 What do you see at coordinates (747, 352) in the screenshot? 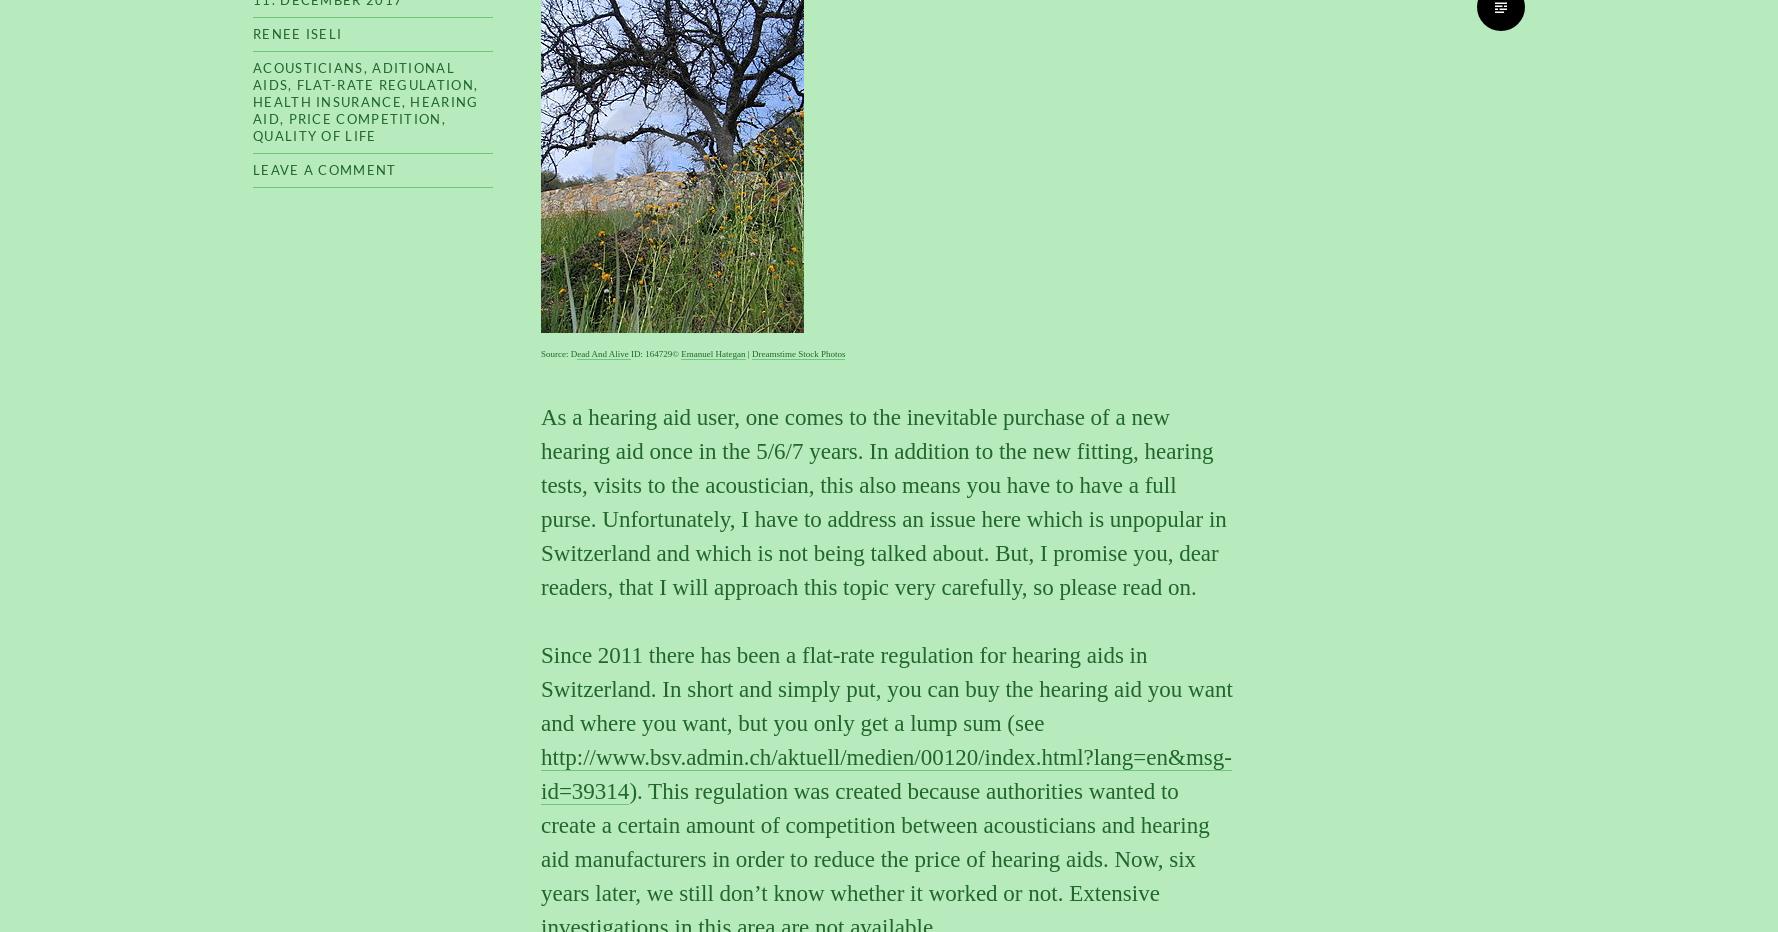
I see `'|'` at bounding box center [747, 352].